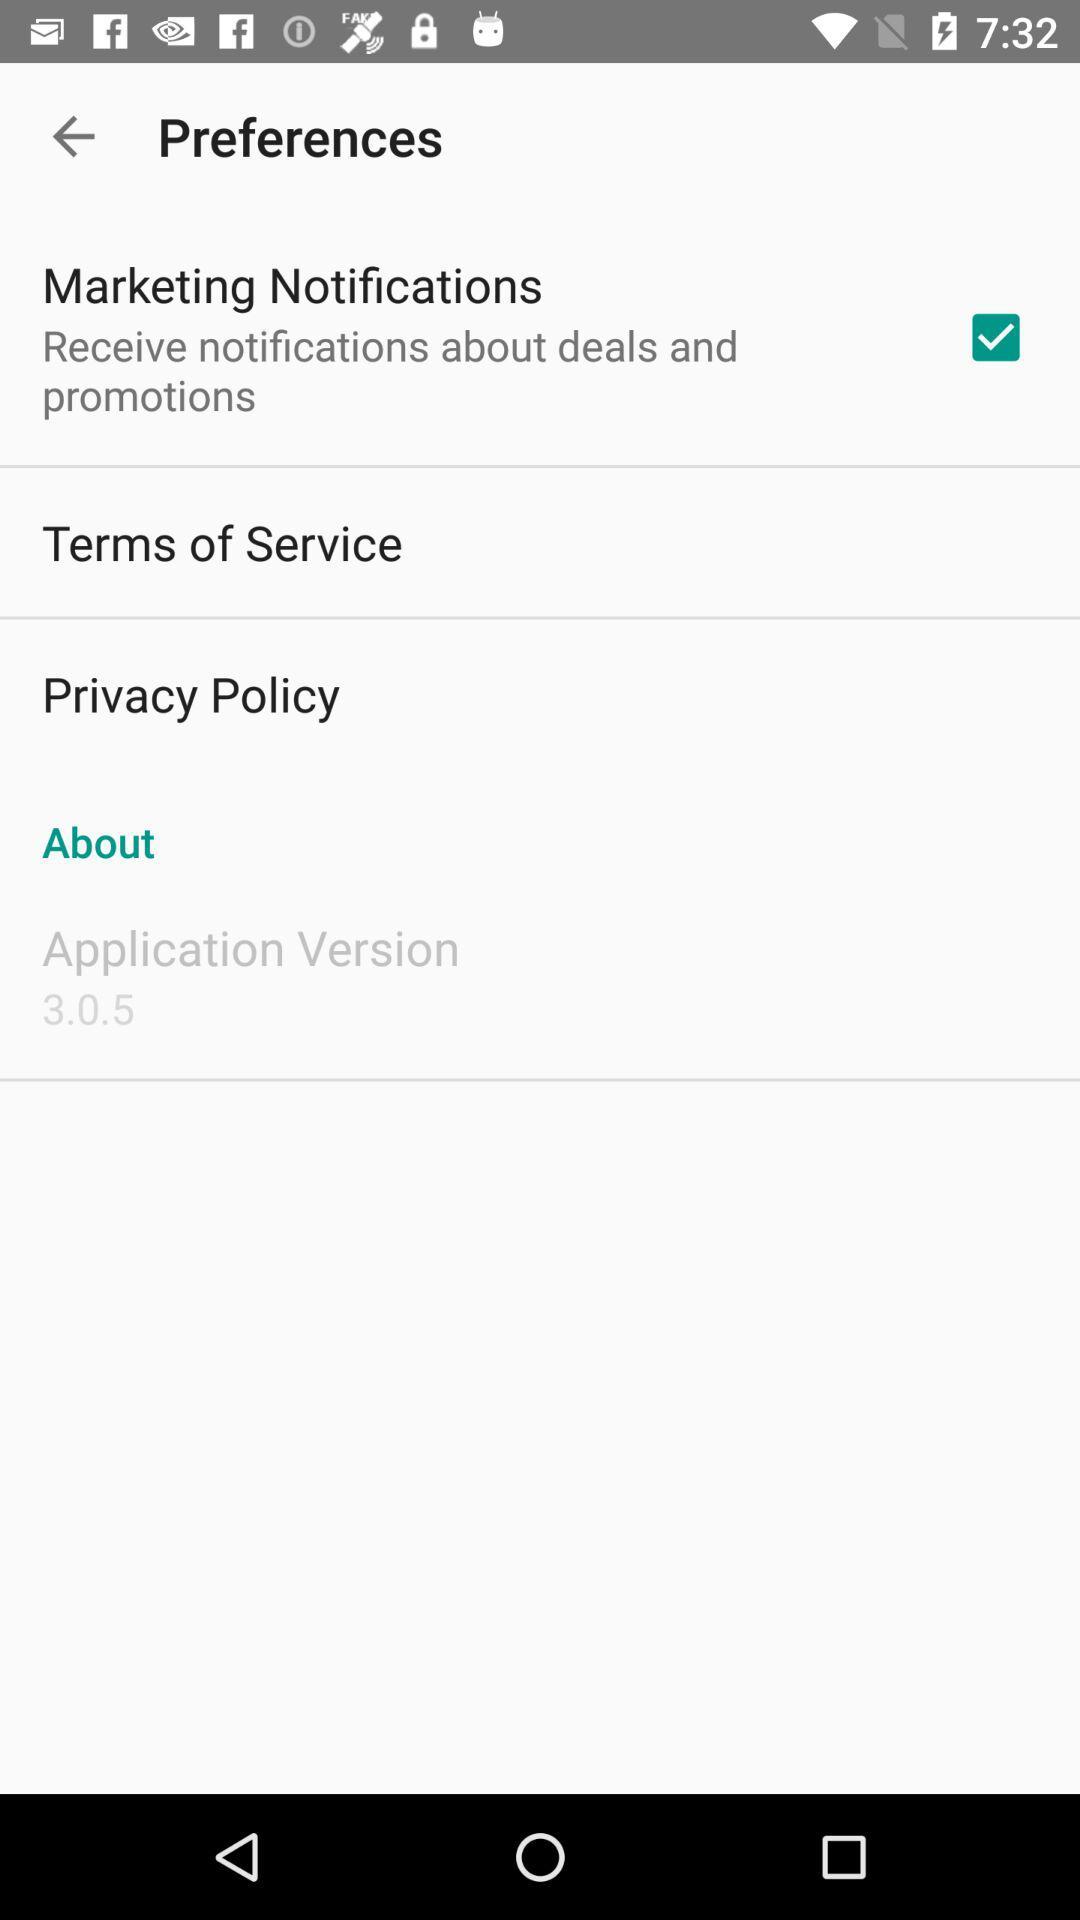  Describe the element at coordinates (87, 1008) in the screenshot. I see `3.0.5 item` at that location.